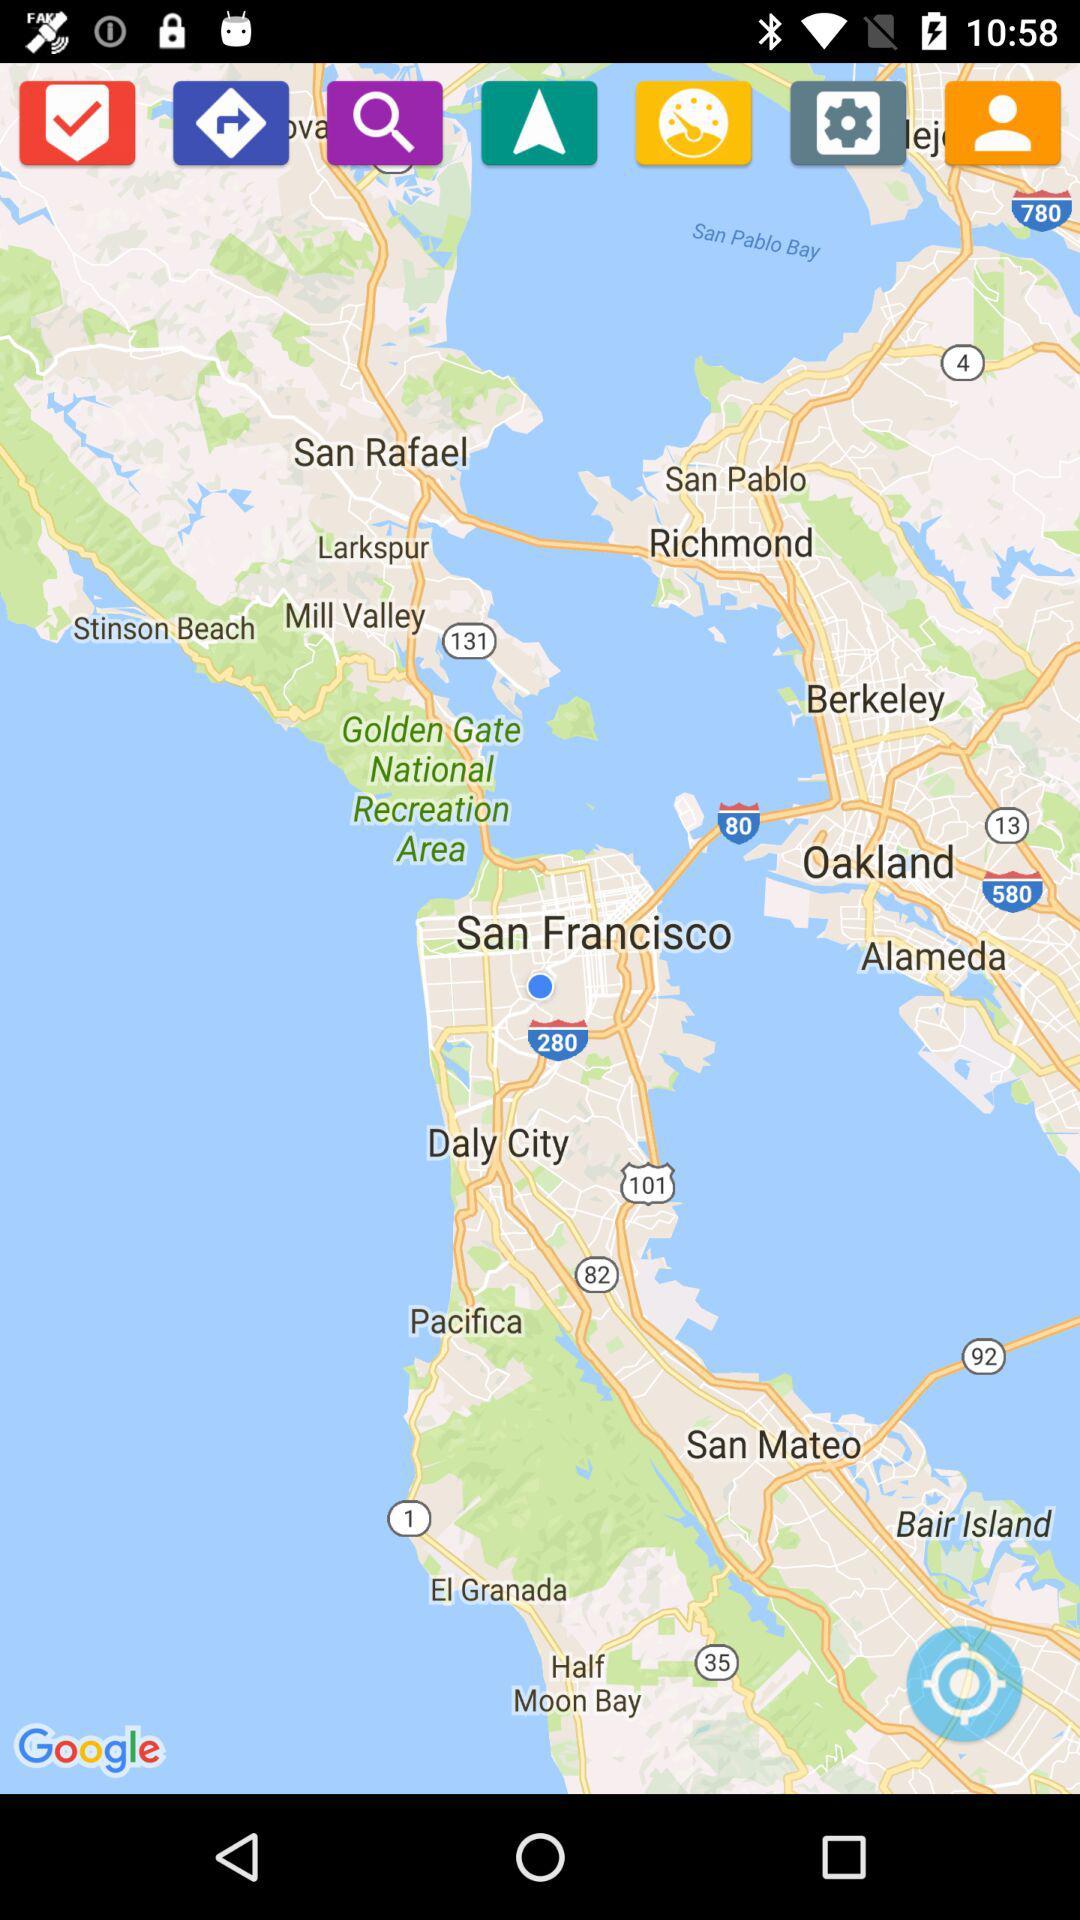 The height and width of the screenshot is (1920, 1080). Describe the element at coordinates (538, 121) in the screenshot. I see `the navigation icon` at that location.